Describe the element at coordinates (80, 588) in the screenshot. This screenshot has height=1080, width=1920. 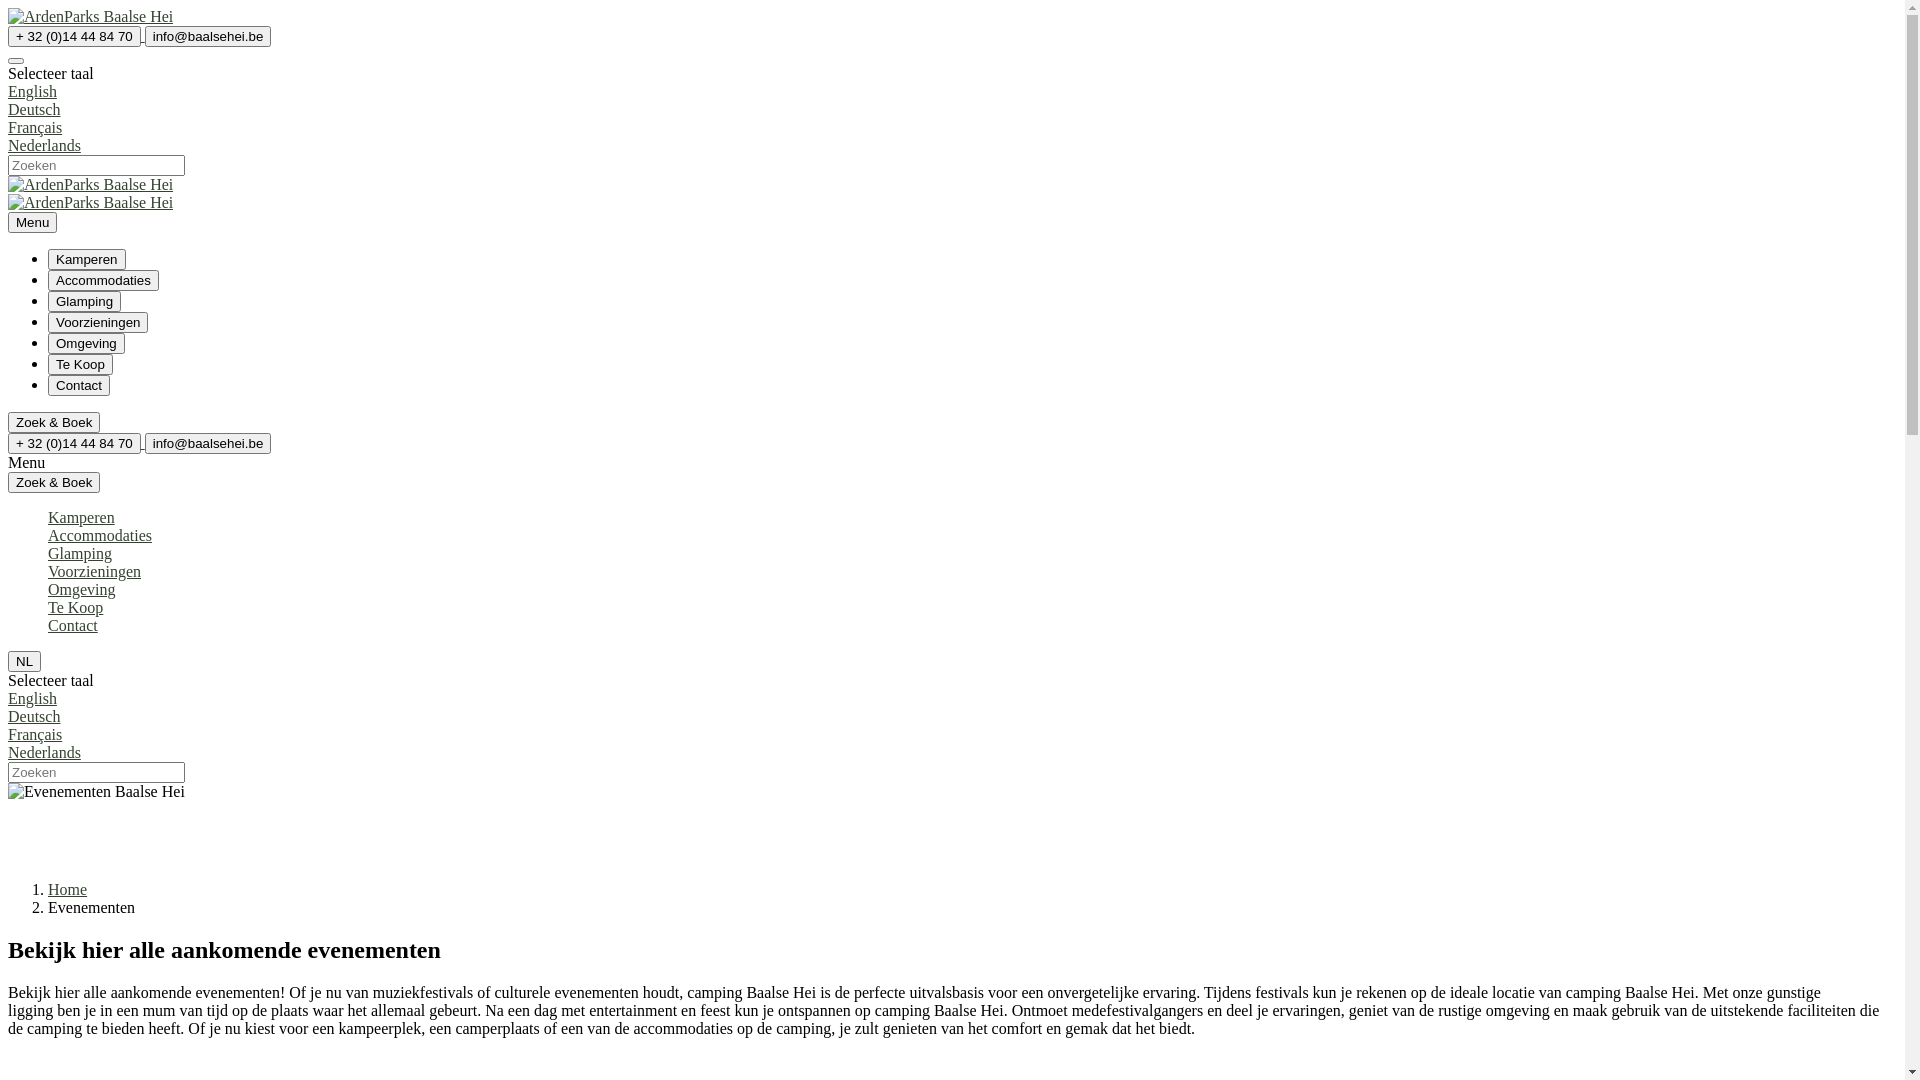
I see `'Omgeving'` at that location.